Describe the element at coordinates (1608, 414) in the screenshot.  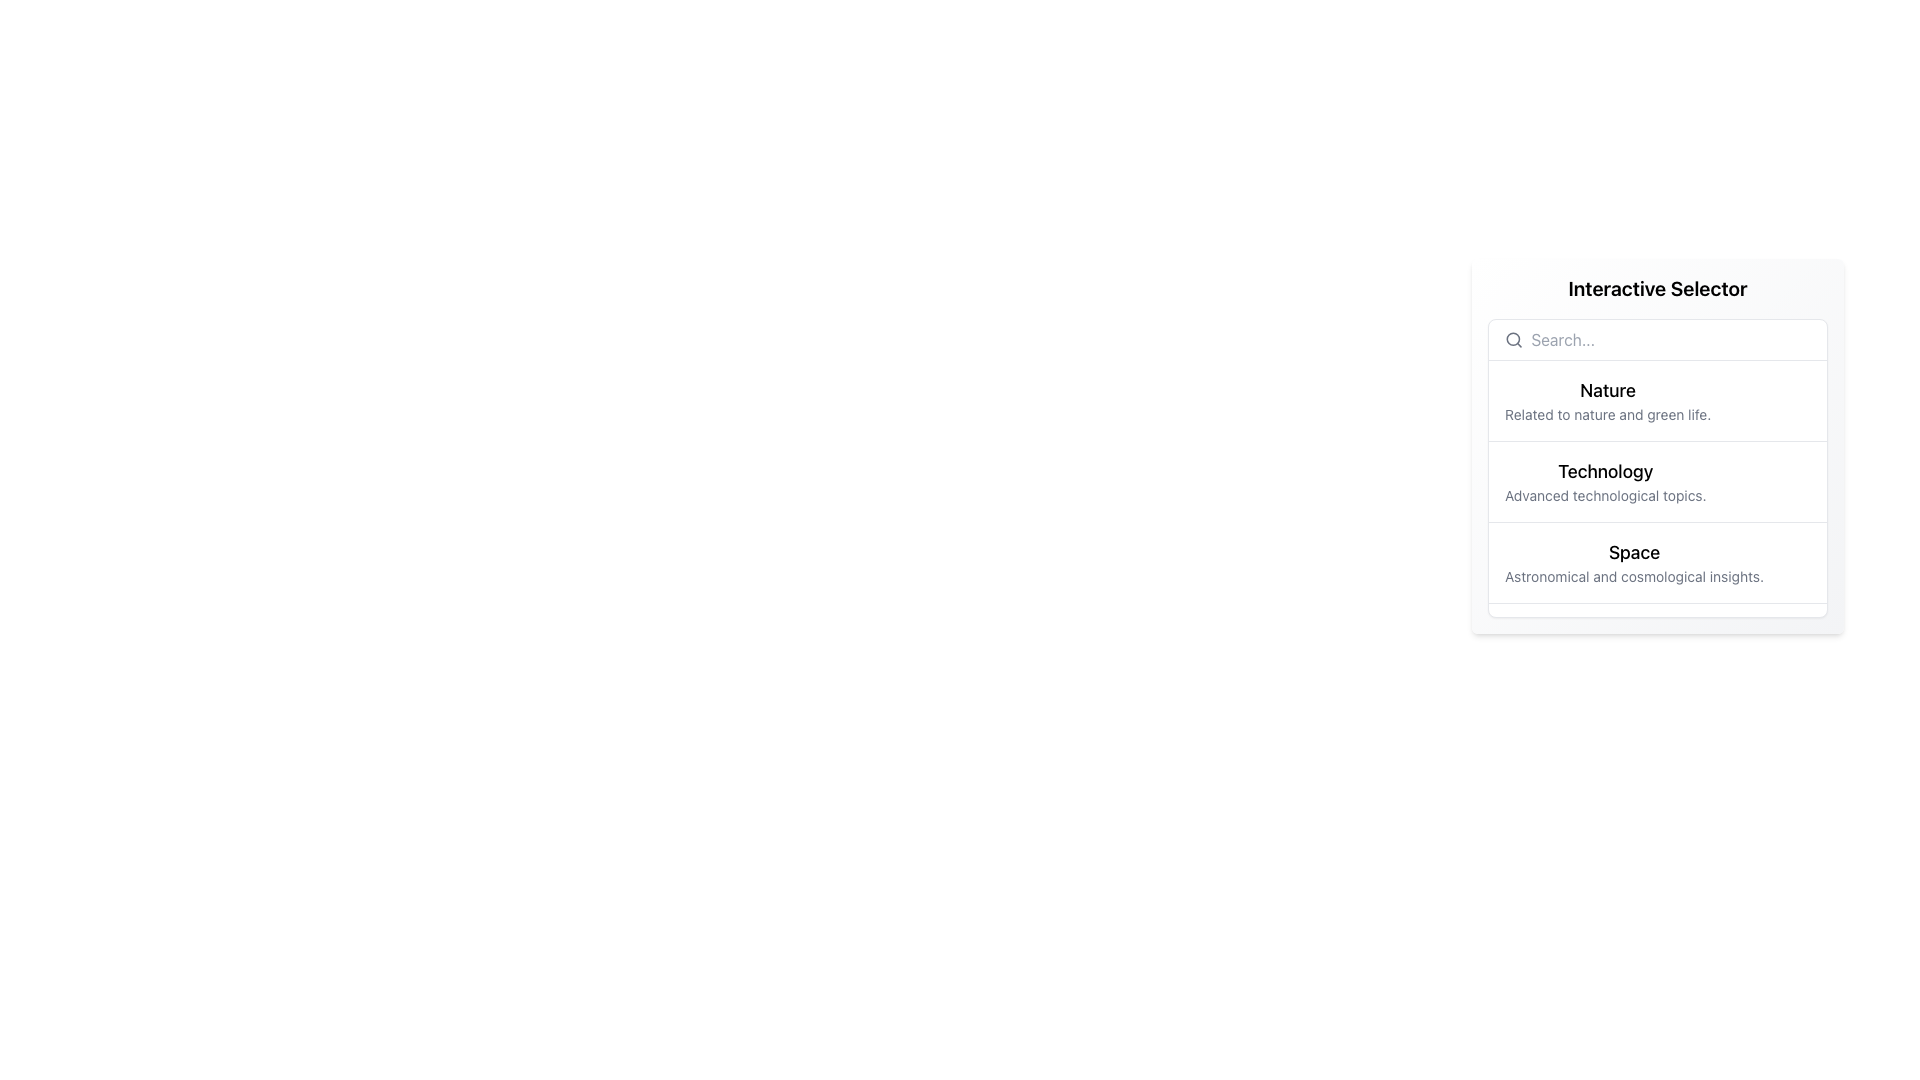
I see `the static label displaying the text 'Related to nature and green life.' which is located beneath the heading 'Nature'` at that location.